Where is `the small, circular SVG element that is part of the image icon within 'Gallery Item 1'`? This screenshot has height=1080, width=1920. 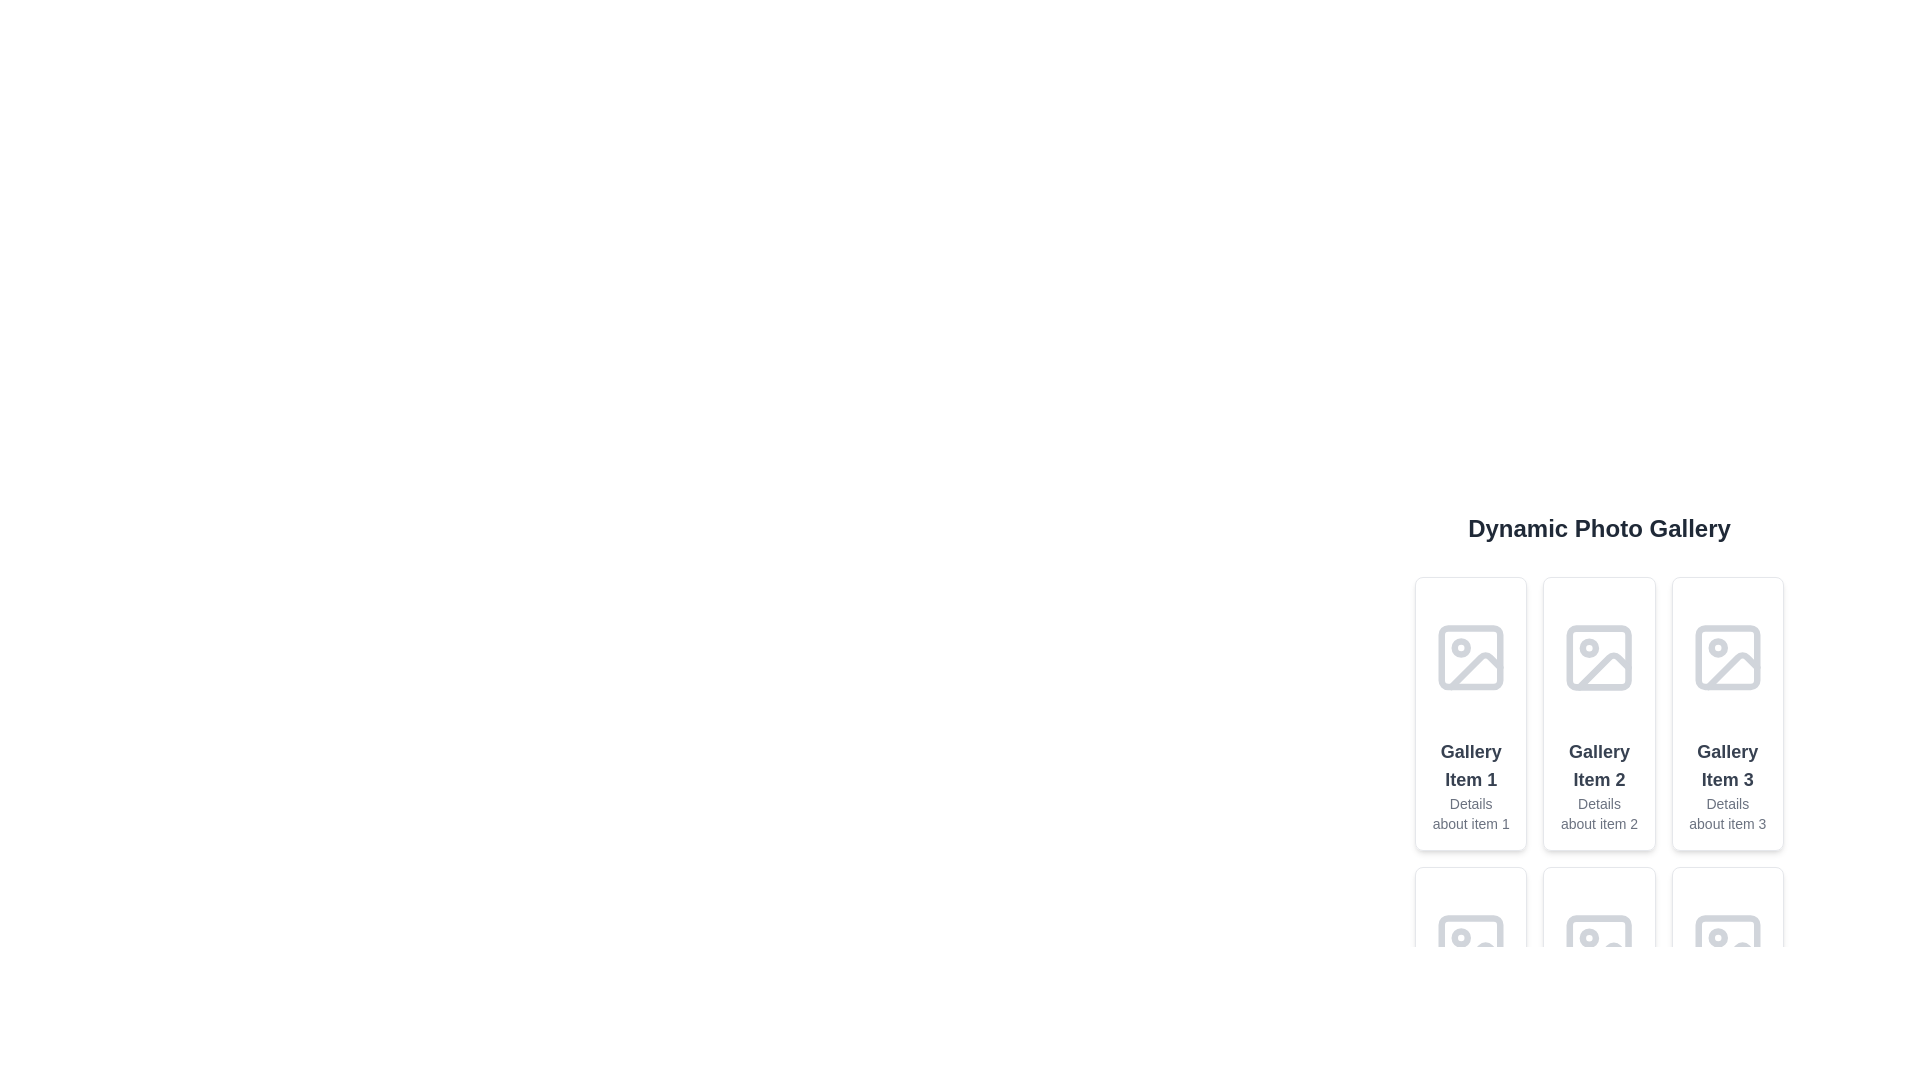 the small, circular SVG element that is part of the image icon within 'Gallery Item 1' is located at coordinates (1461, 648).